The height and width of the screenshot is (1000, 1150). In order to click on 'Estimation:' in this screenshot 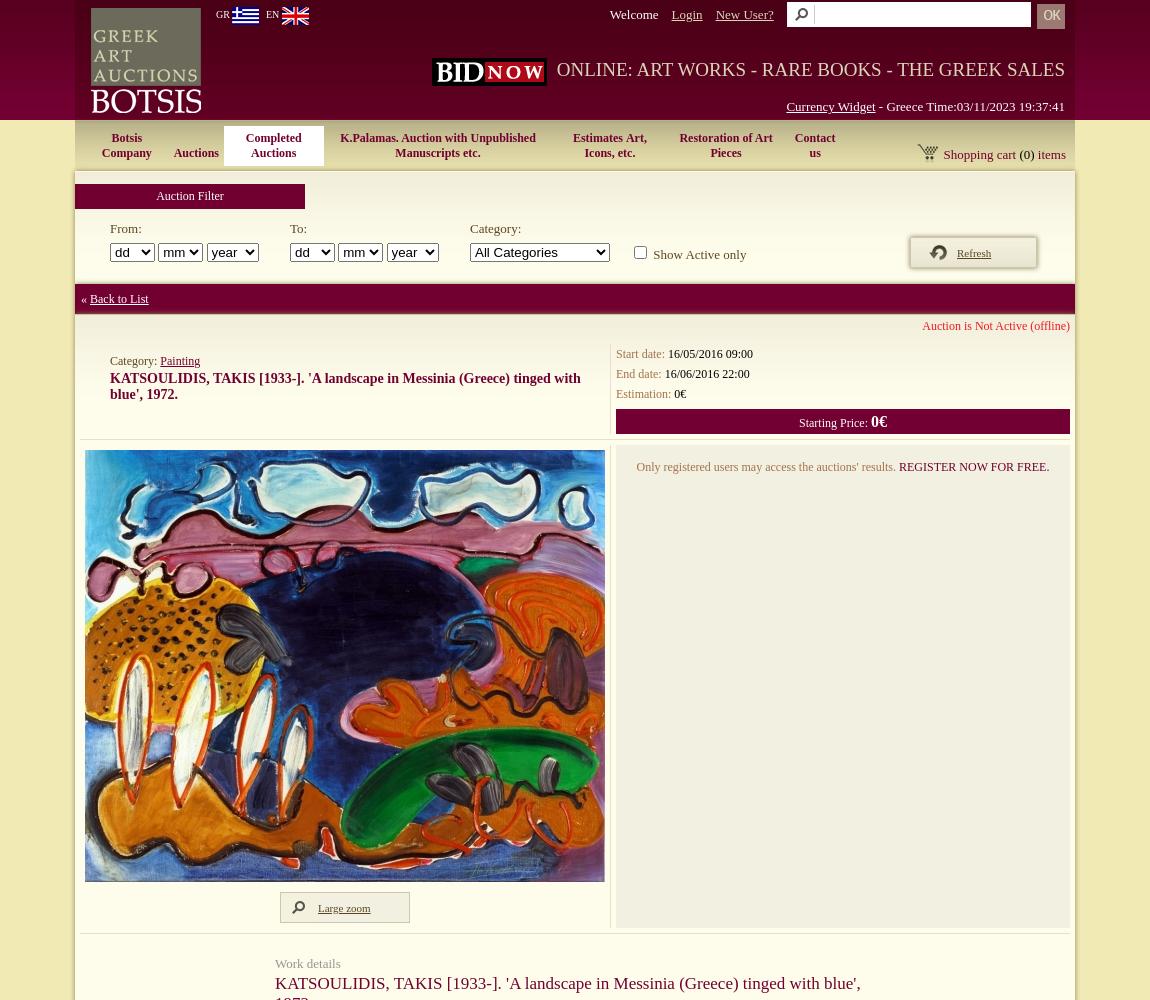, I will do `click(644, 393)`.